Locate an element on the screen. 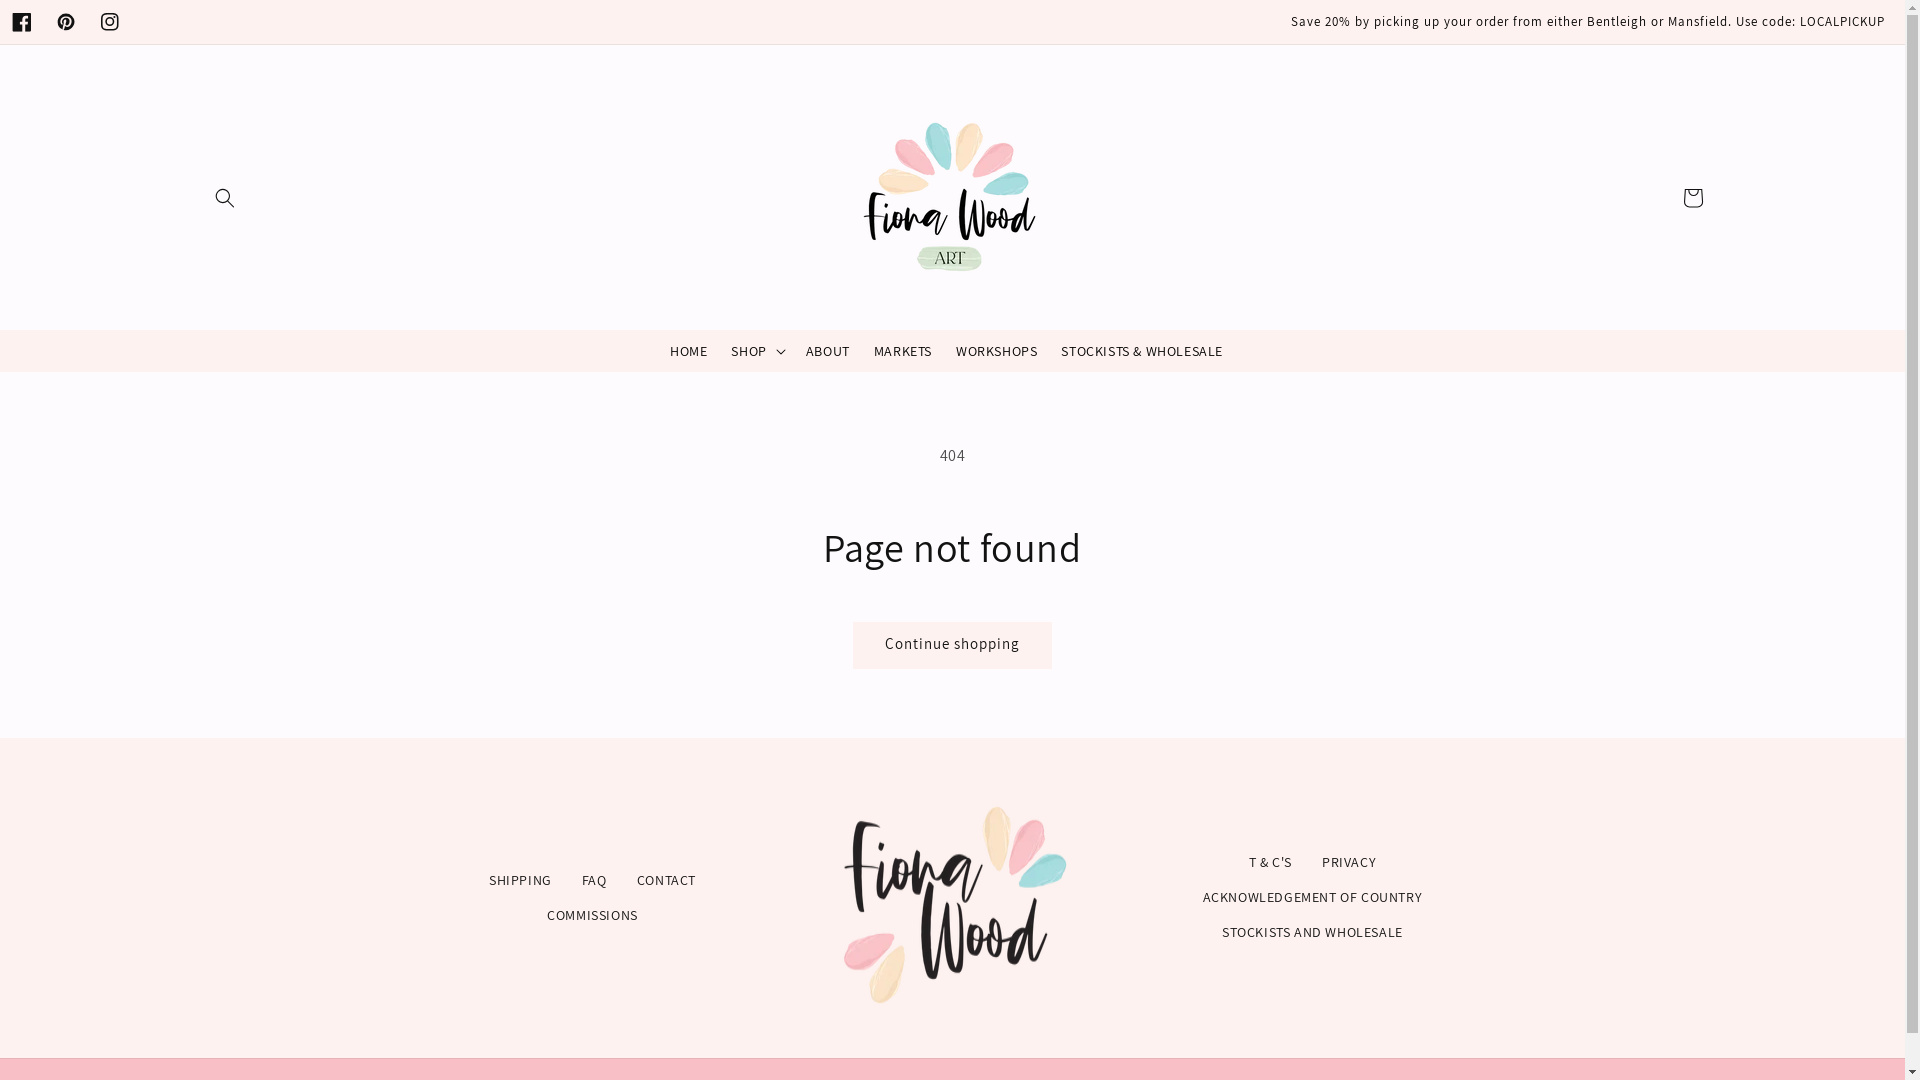 The image size is (1920, 1080). 'SHIPPING' is located at coordinates (520, 879).